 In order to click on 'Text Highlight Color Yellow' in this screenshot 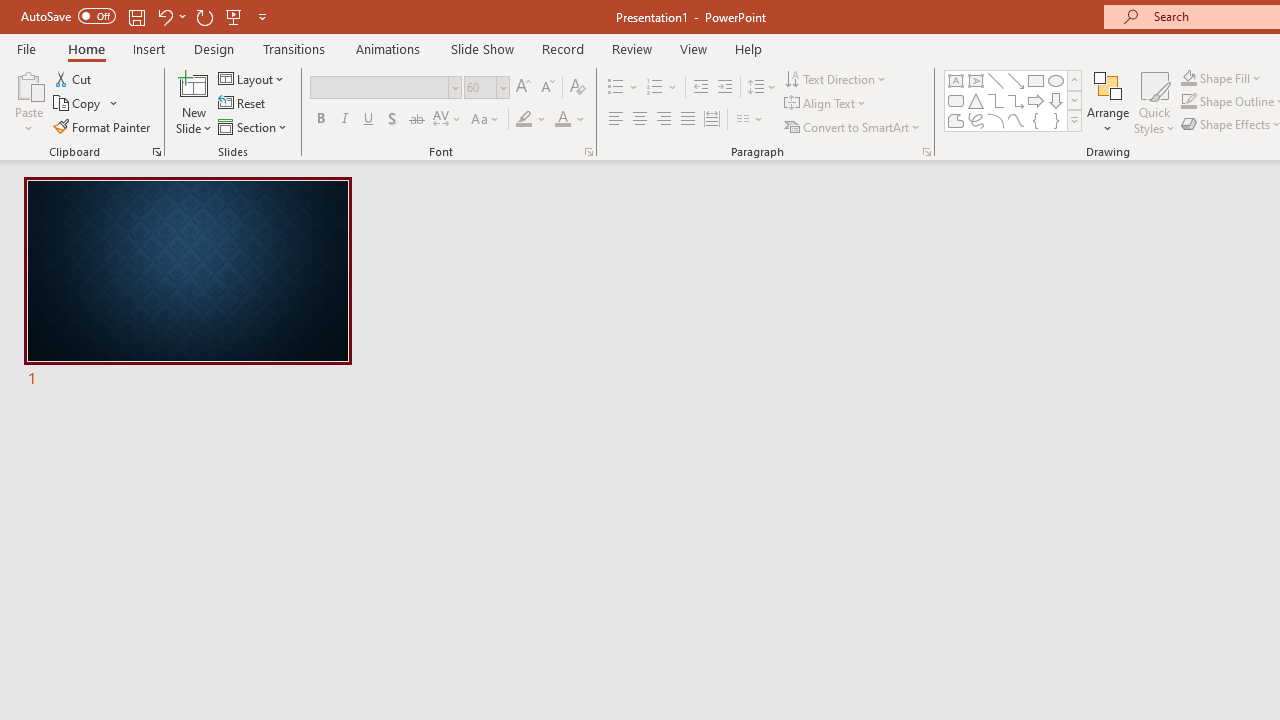, I will do `click(524, 119)`.